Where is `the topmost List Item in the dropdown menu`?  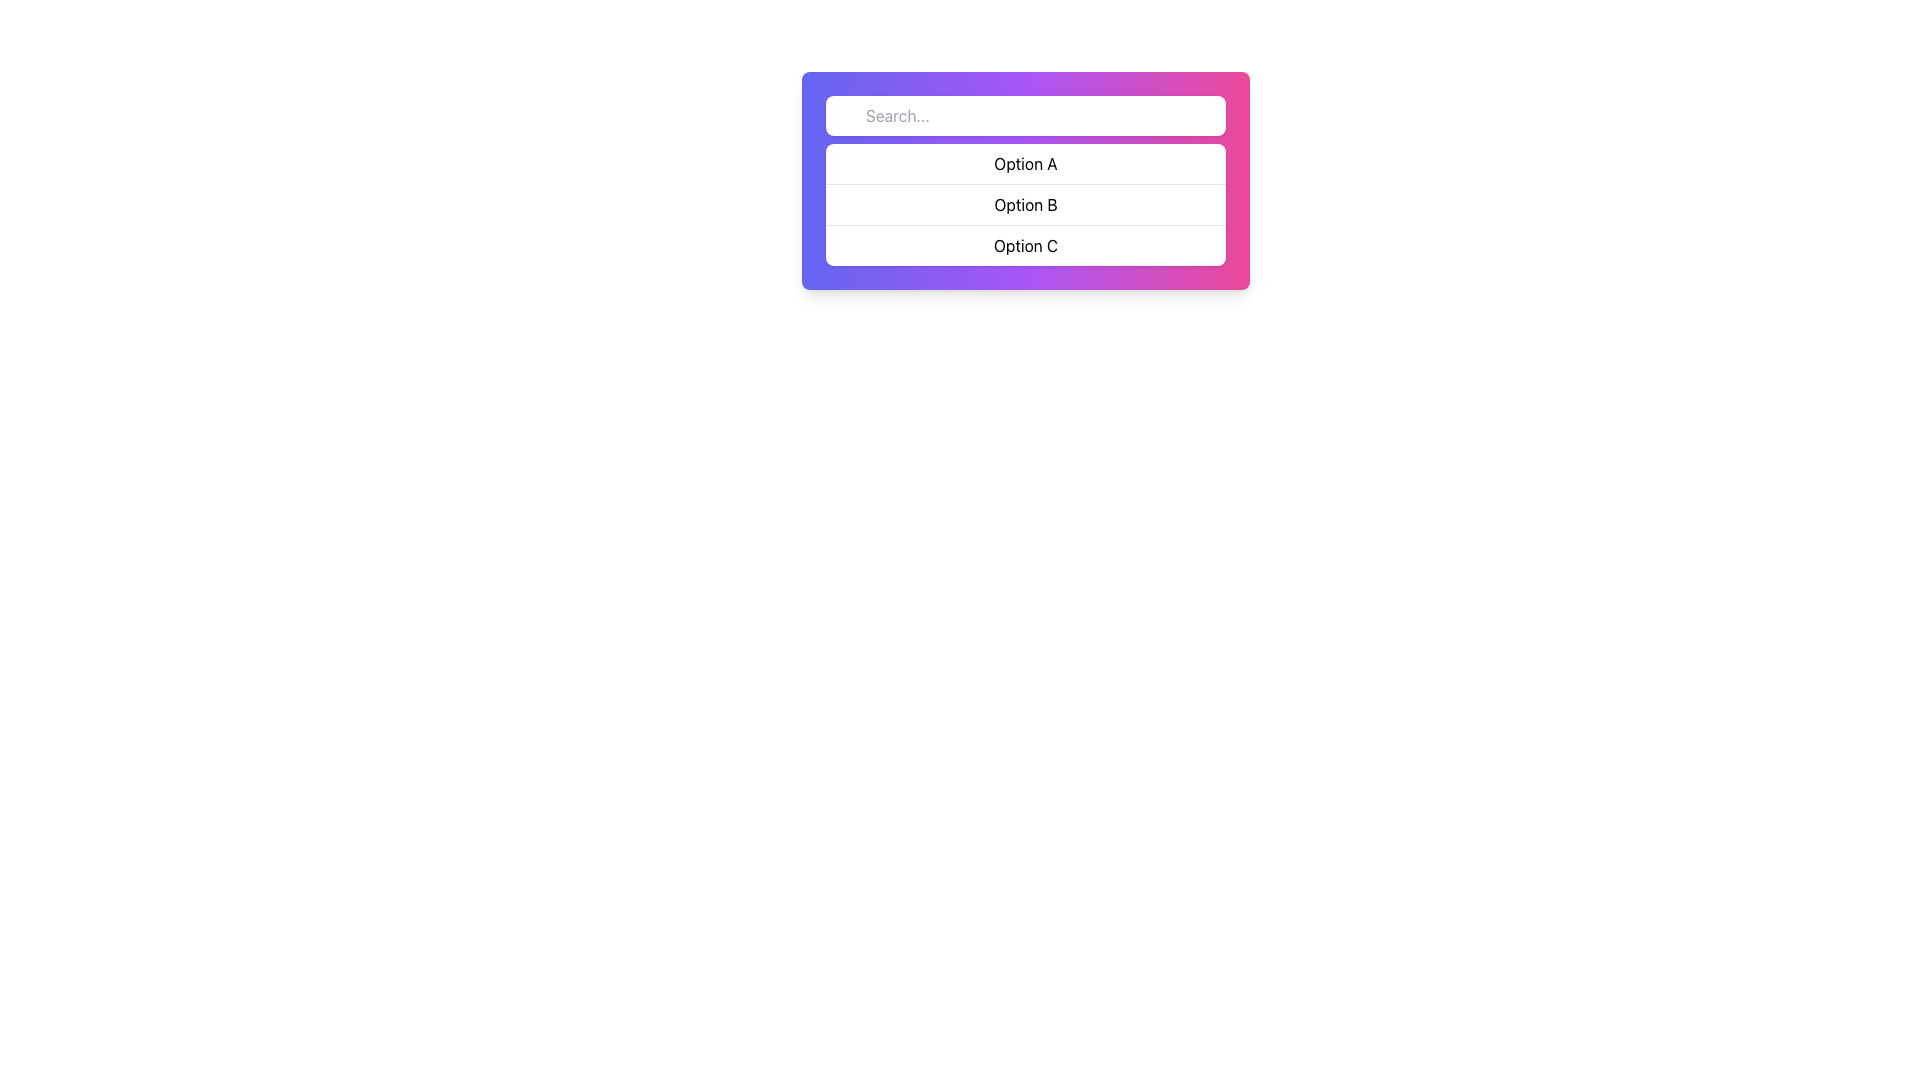
the topmost List Item in the dropdown menu is located at coordinates (1026, 163).